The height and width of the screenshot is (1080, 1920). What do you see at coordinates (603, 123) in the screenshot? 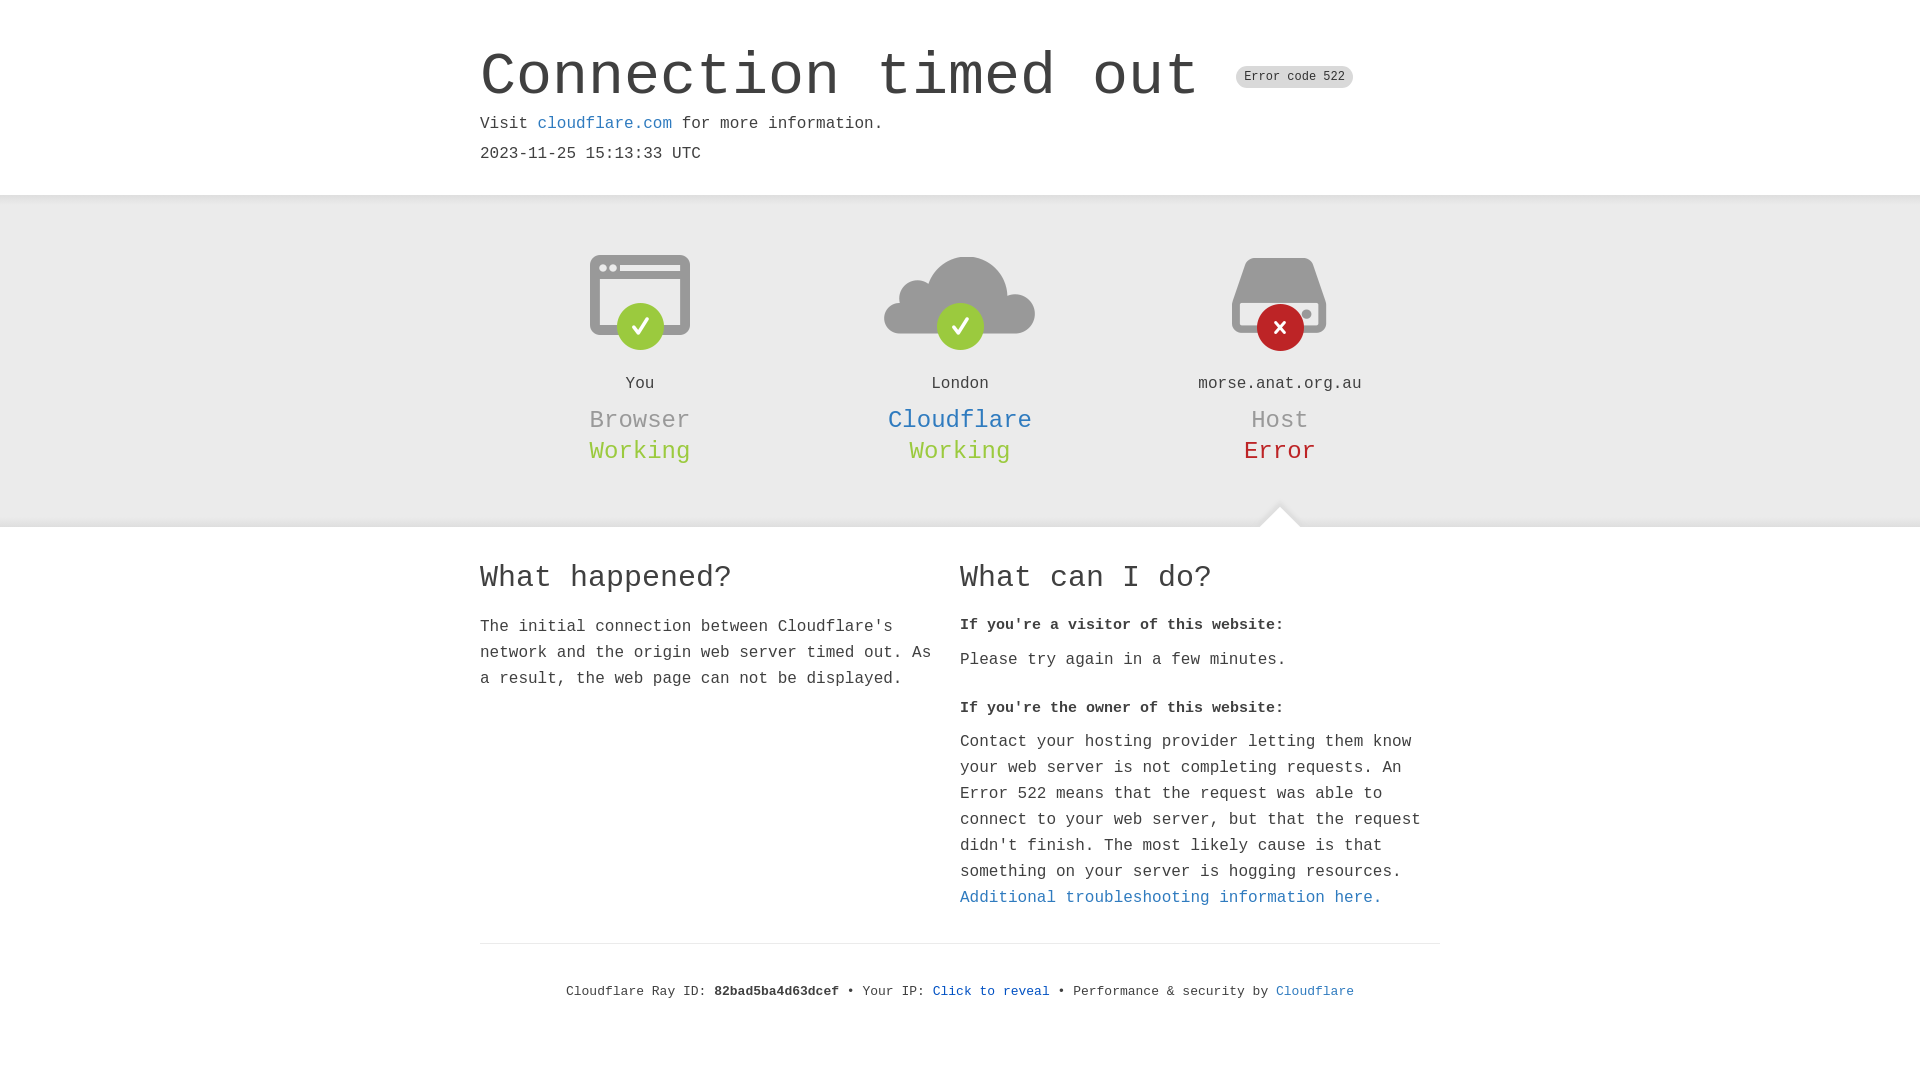
I see `'cloudflare.com'` at bounding box center [603, 123].